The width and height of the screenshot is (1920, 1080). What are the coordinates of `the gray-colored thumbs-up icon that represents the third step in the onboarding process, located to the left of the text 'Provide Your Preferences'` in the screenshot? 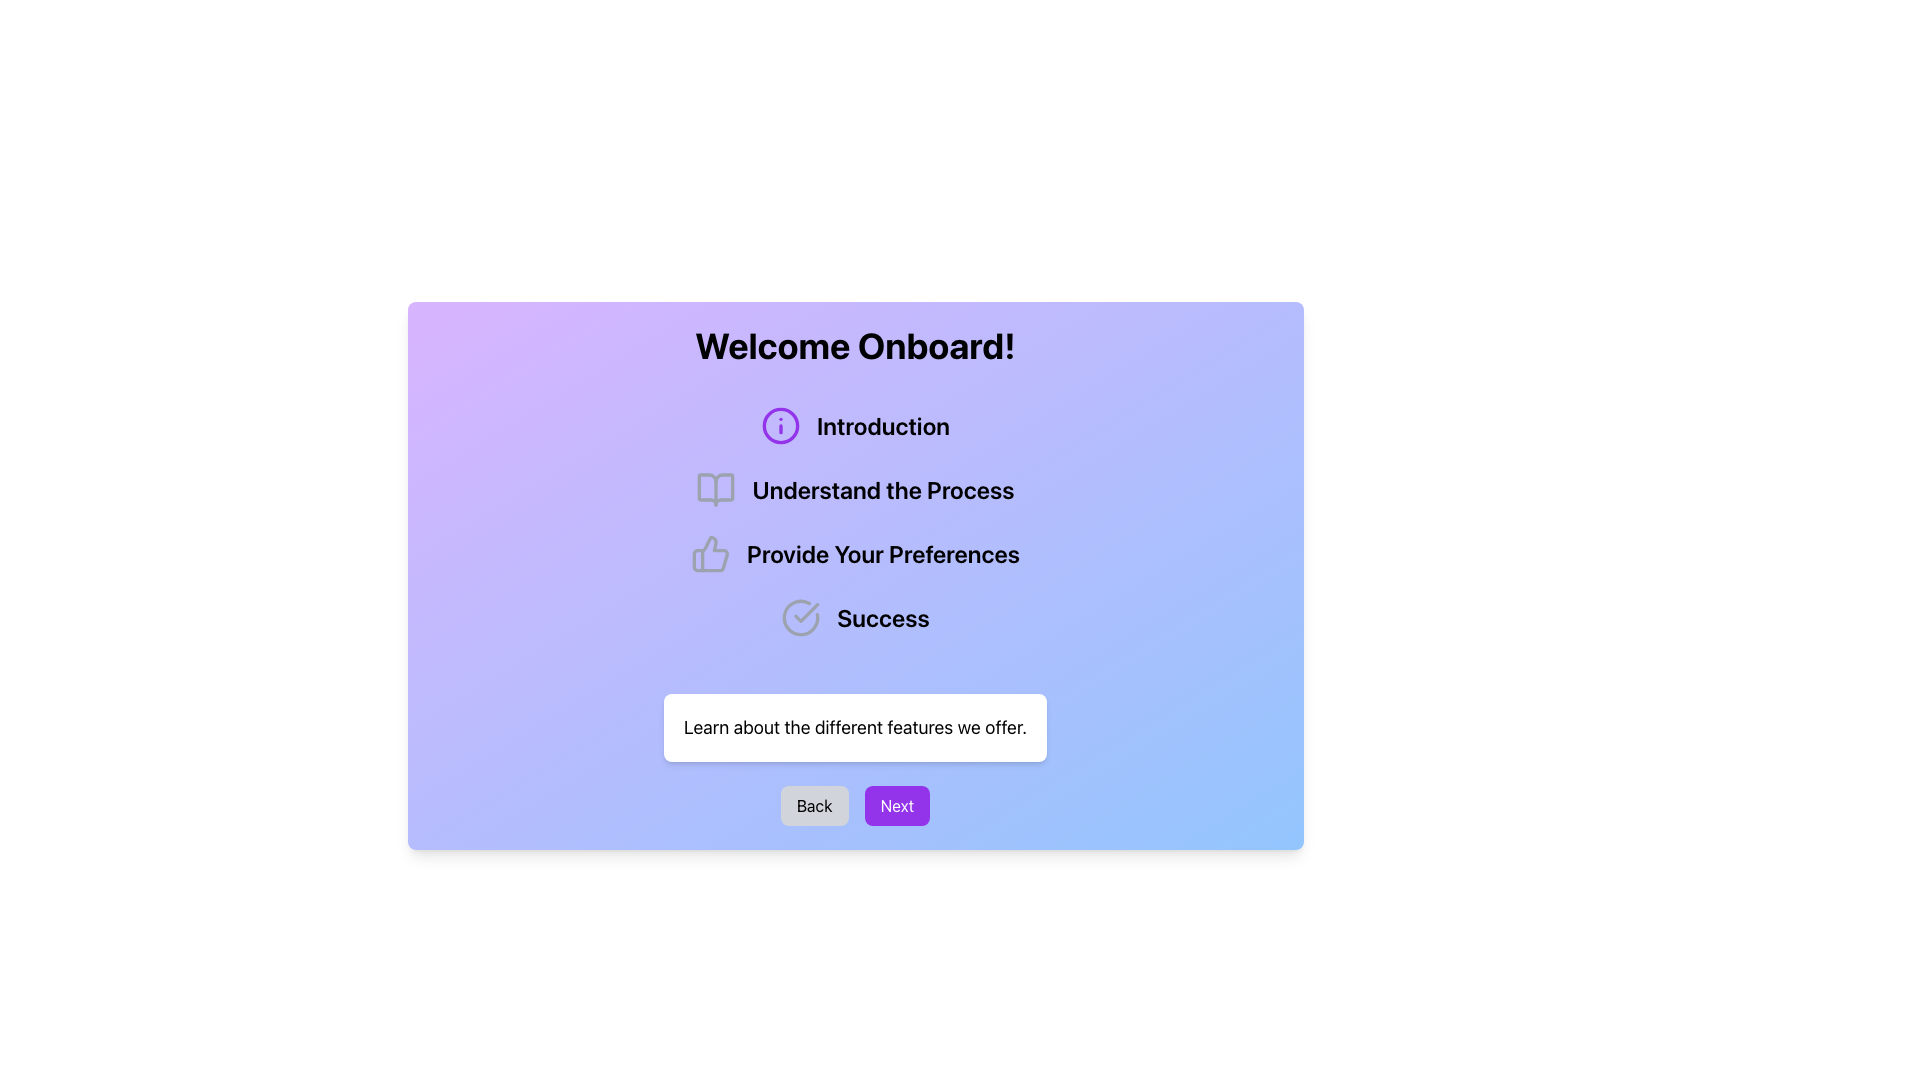 It's located at (710, 554).